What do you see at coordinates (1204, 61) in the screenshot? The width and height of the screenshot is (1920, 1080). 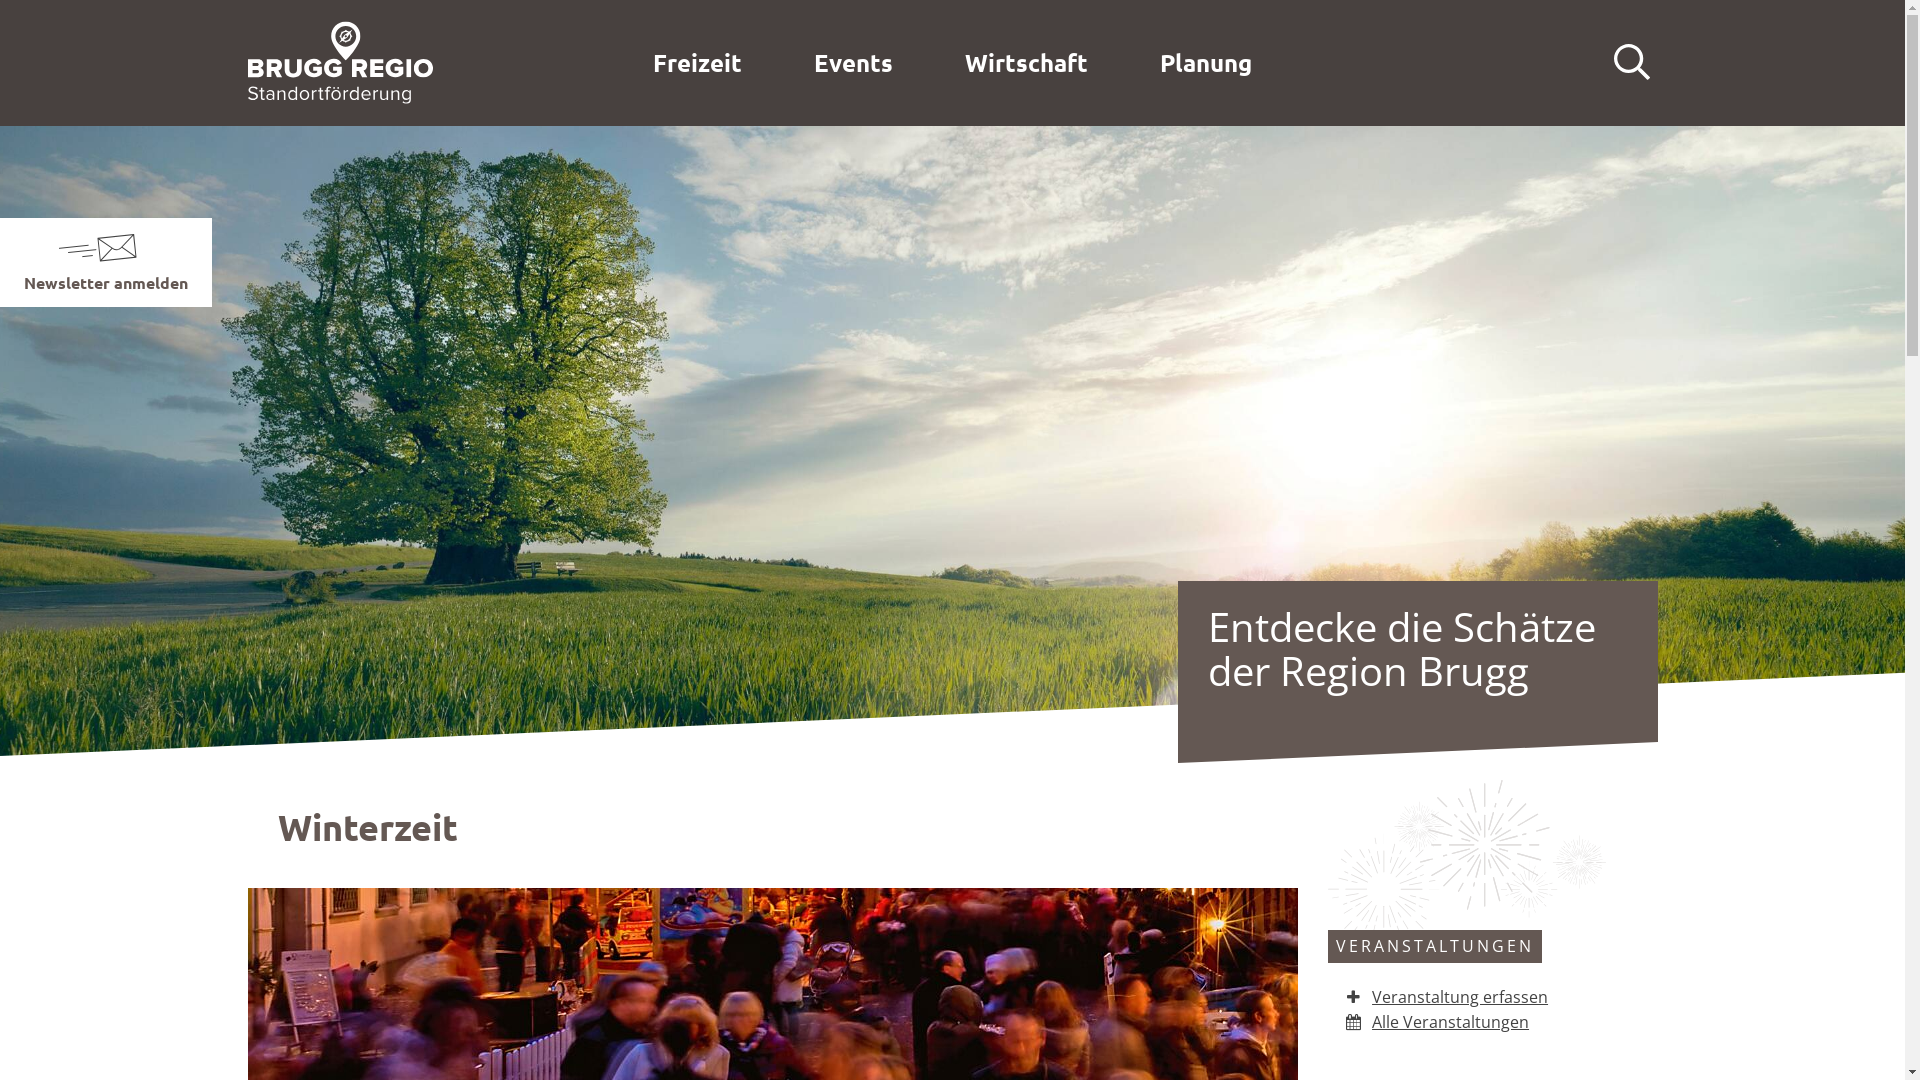 I see `'Planung'` at bounding box center [1204, 61].